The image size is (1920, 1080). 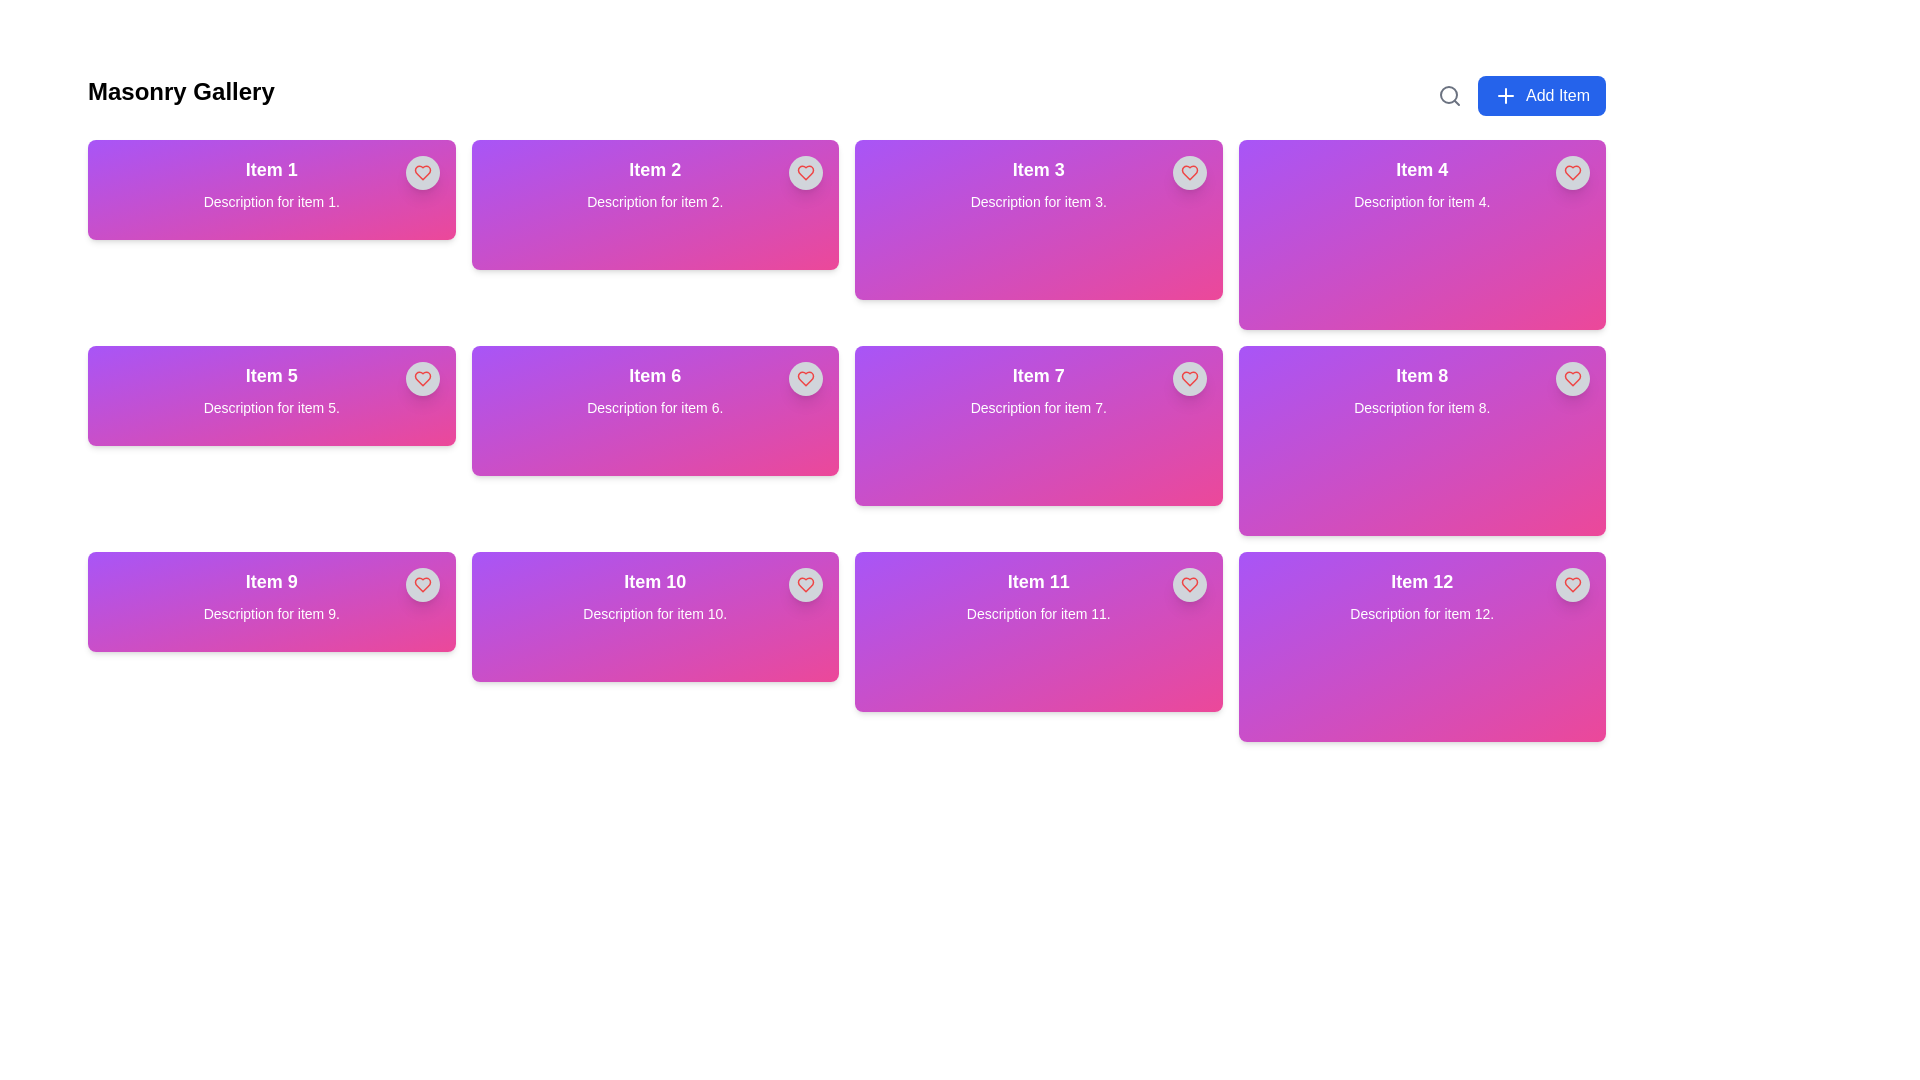 I want to click on descriptive text label related to 'Item 11', located within the second card of the bottom row in the masonry grid layout, so click(x=1038, y=612).